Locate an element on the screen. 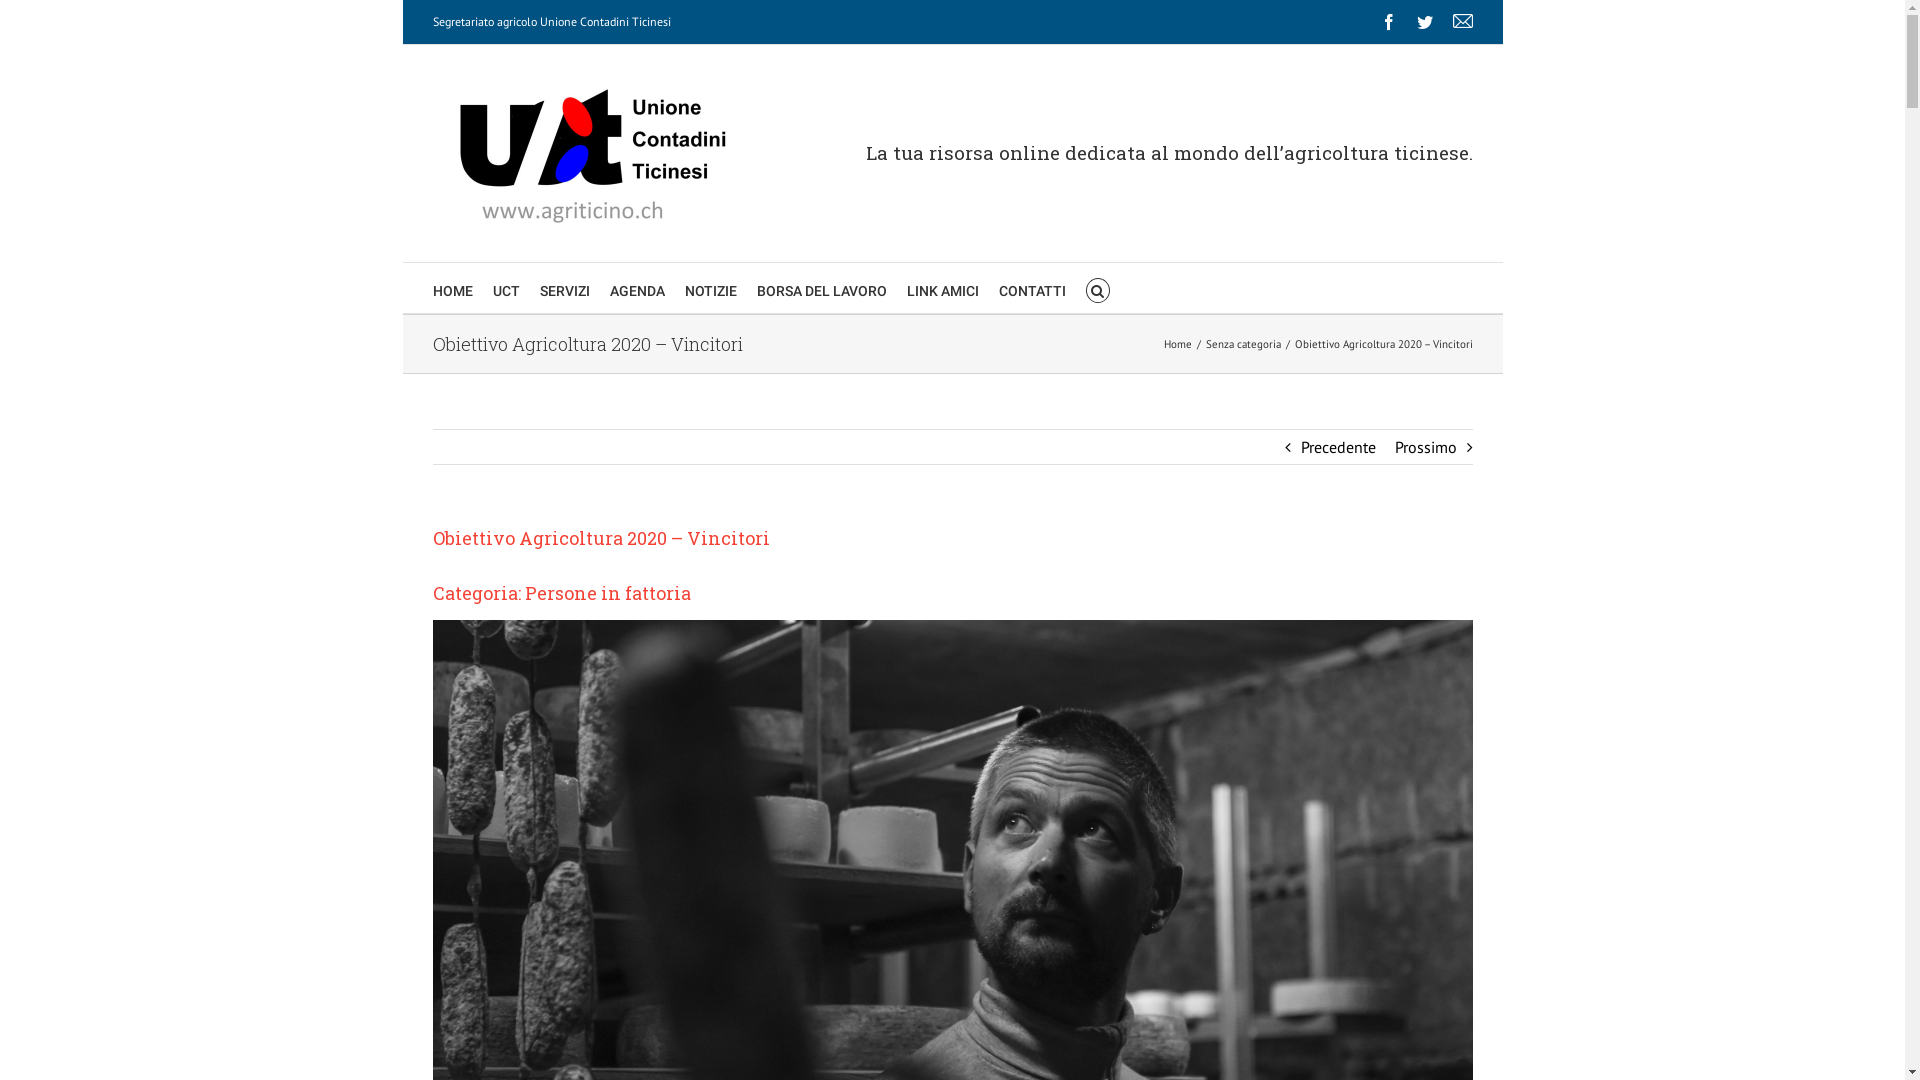 Image resolution: width=1920 pixels, height=1080 pixels. 'Prossimo' is located at coordinates (1424, 446).